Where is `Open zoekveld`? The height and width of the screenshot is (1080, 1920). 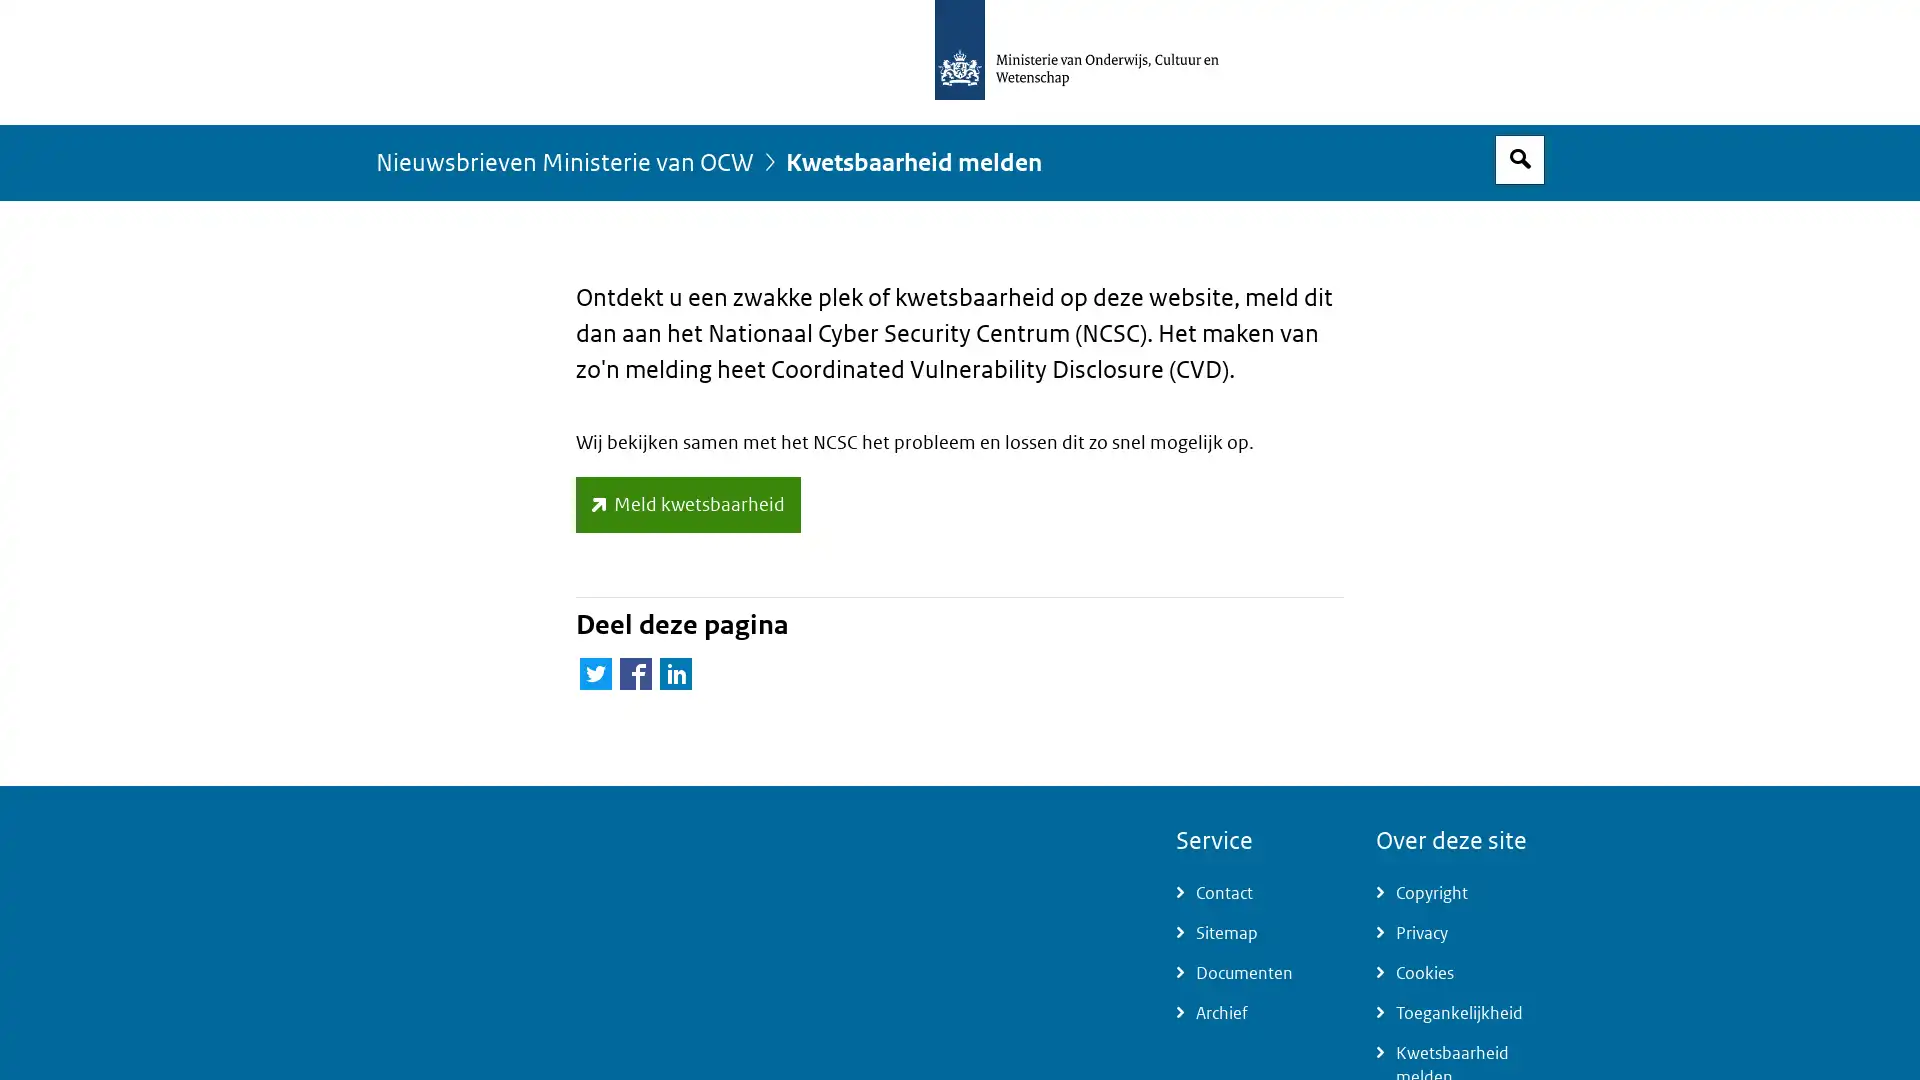 Open zoekveld is located at coordinates (1520, 158).